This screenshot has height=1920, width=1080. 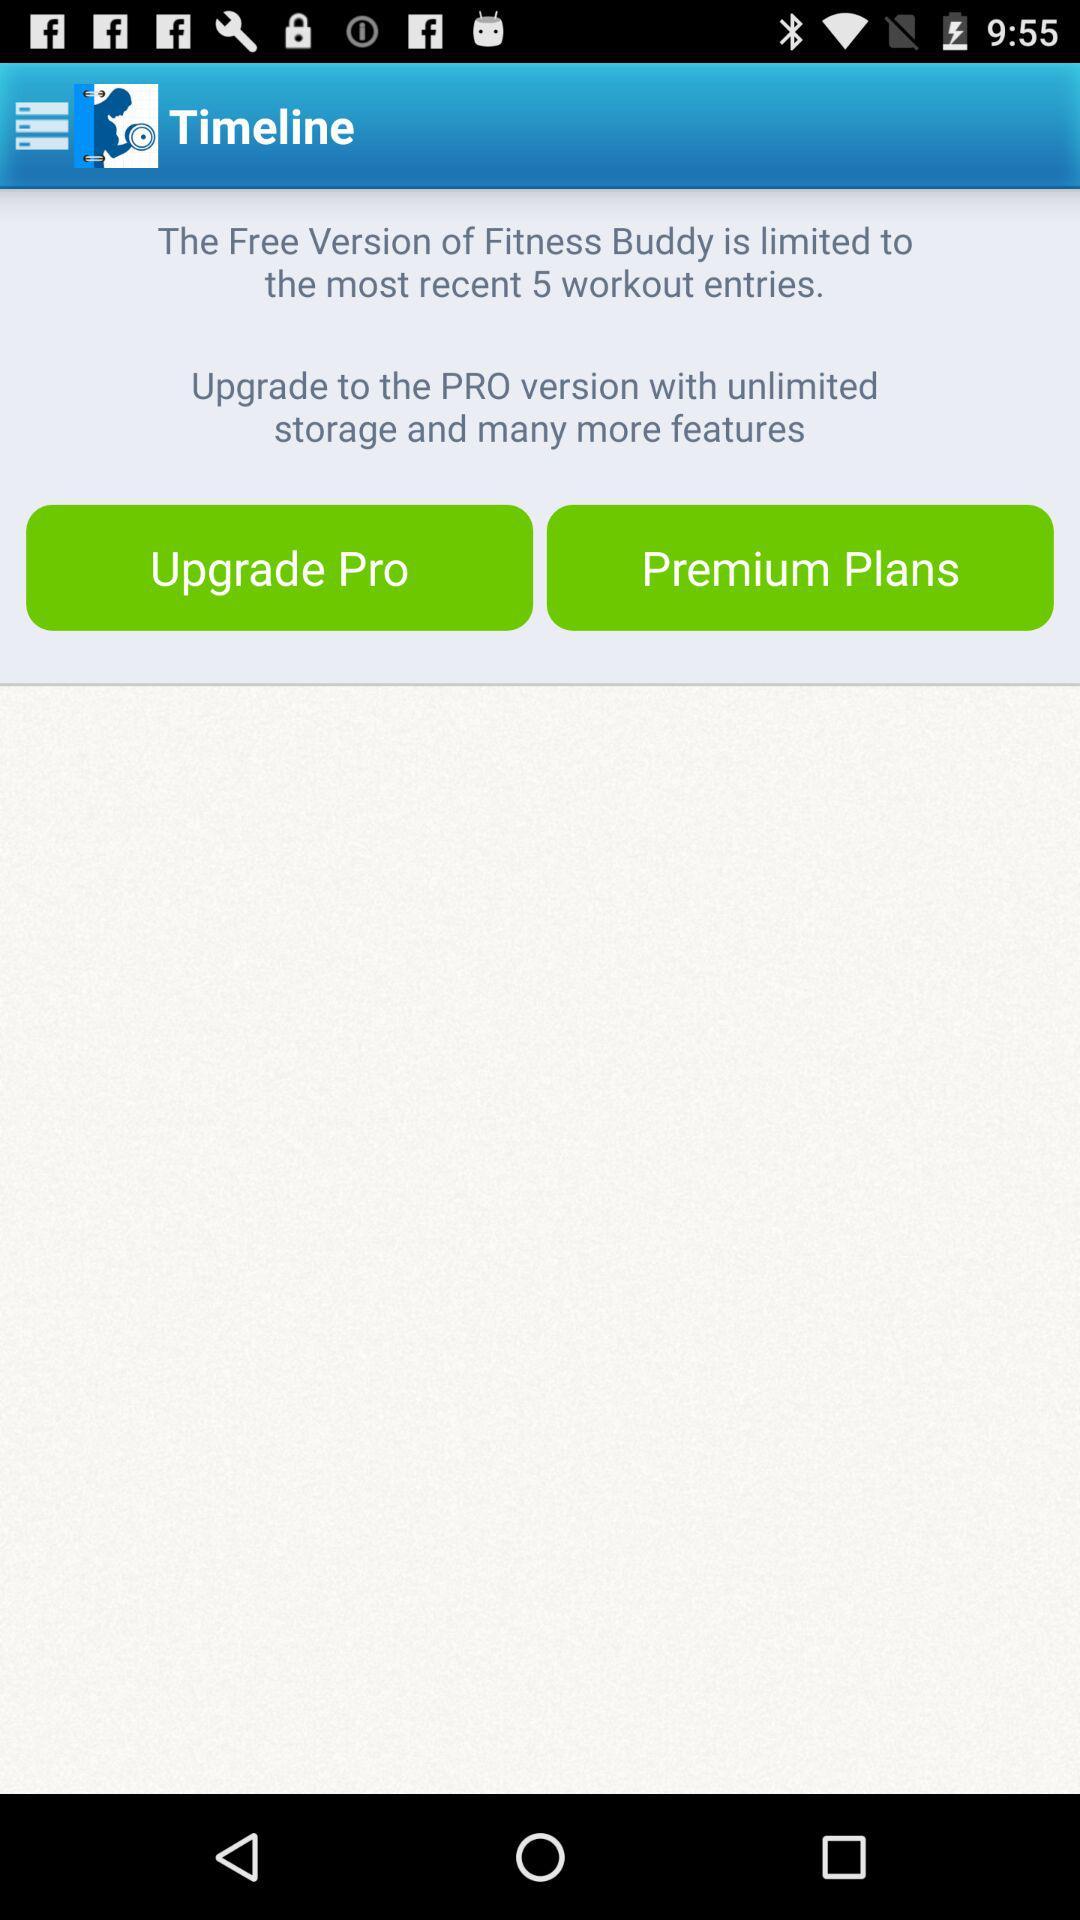 I want to click on the premium plans item, so click(x=799, y=566).